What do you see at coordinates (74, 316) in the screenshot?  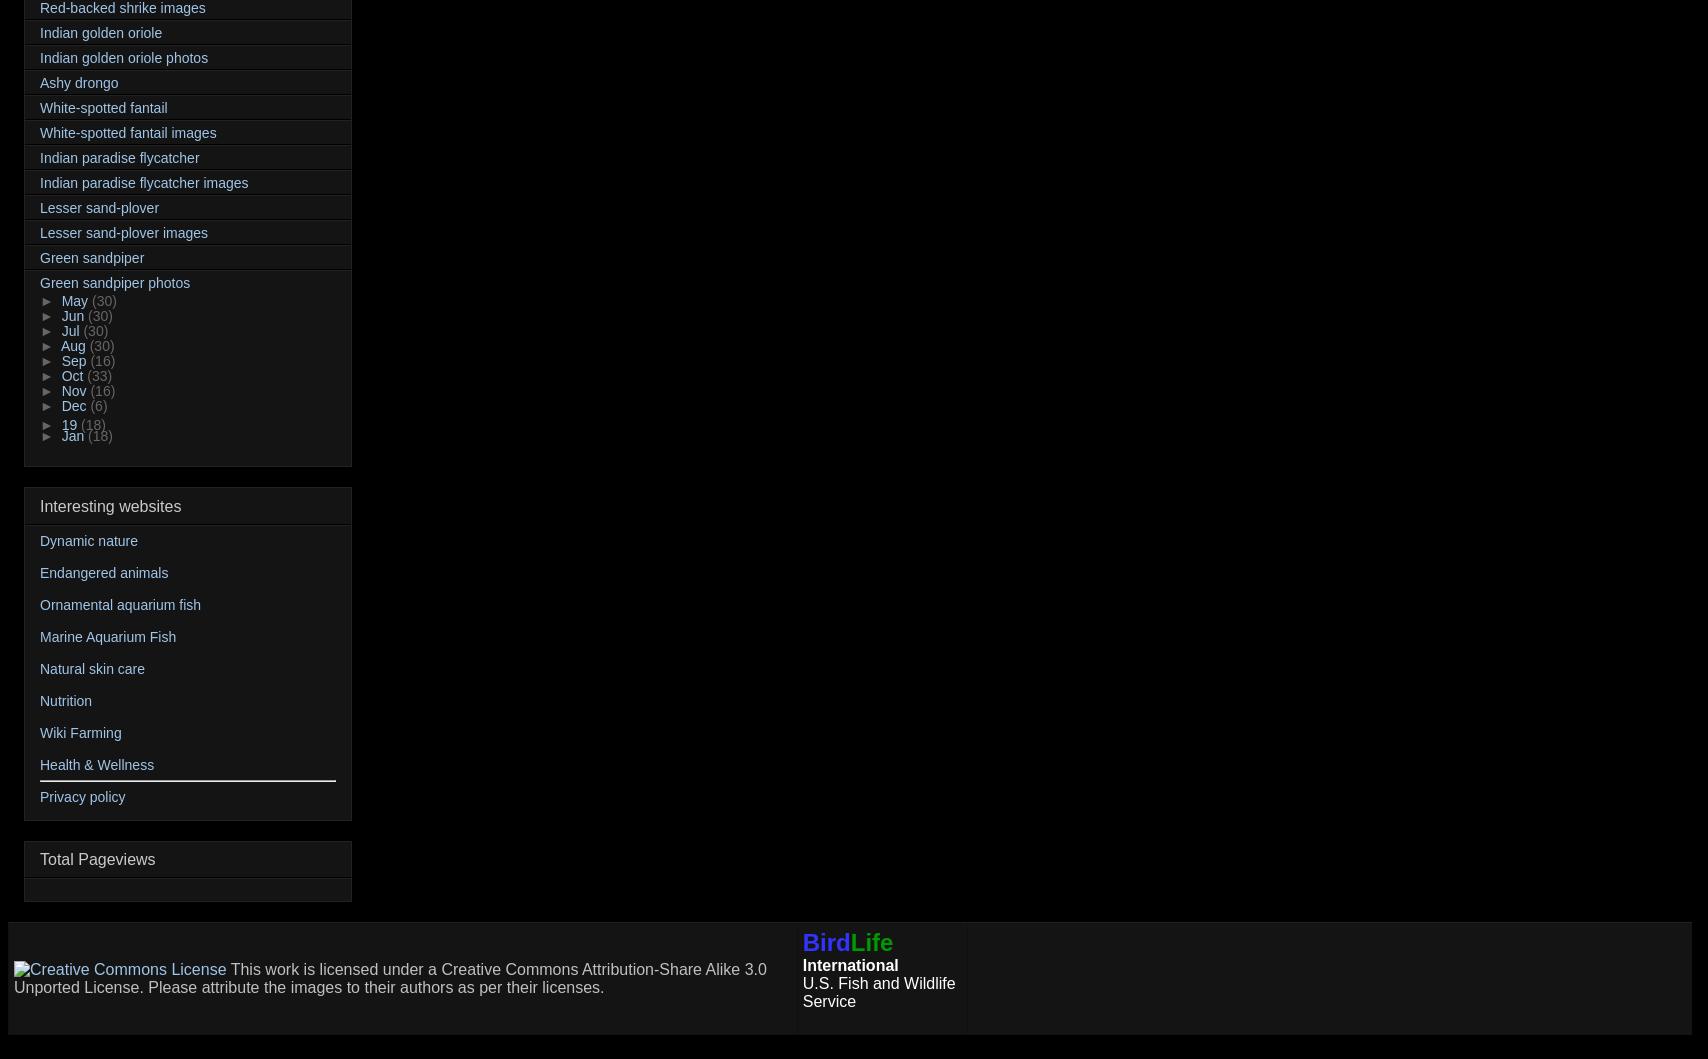 I see `'Jun'` at bounding box center [74, 316].